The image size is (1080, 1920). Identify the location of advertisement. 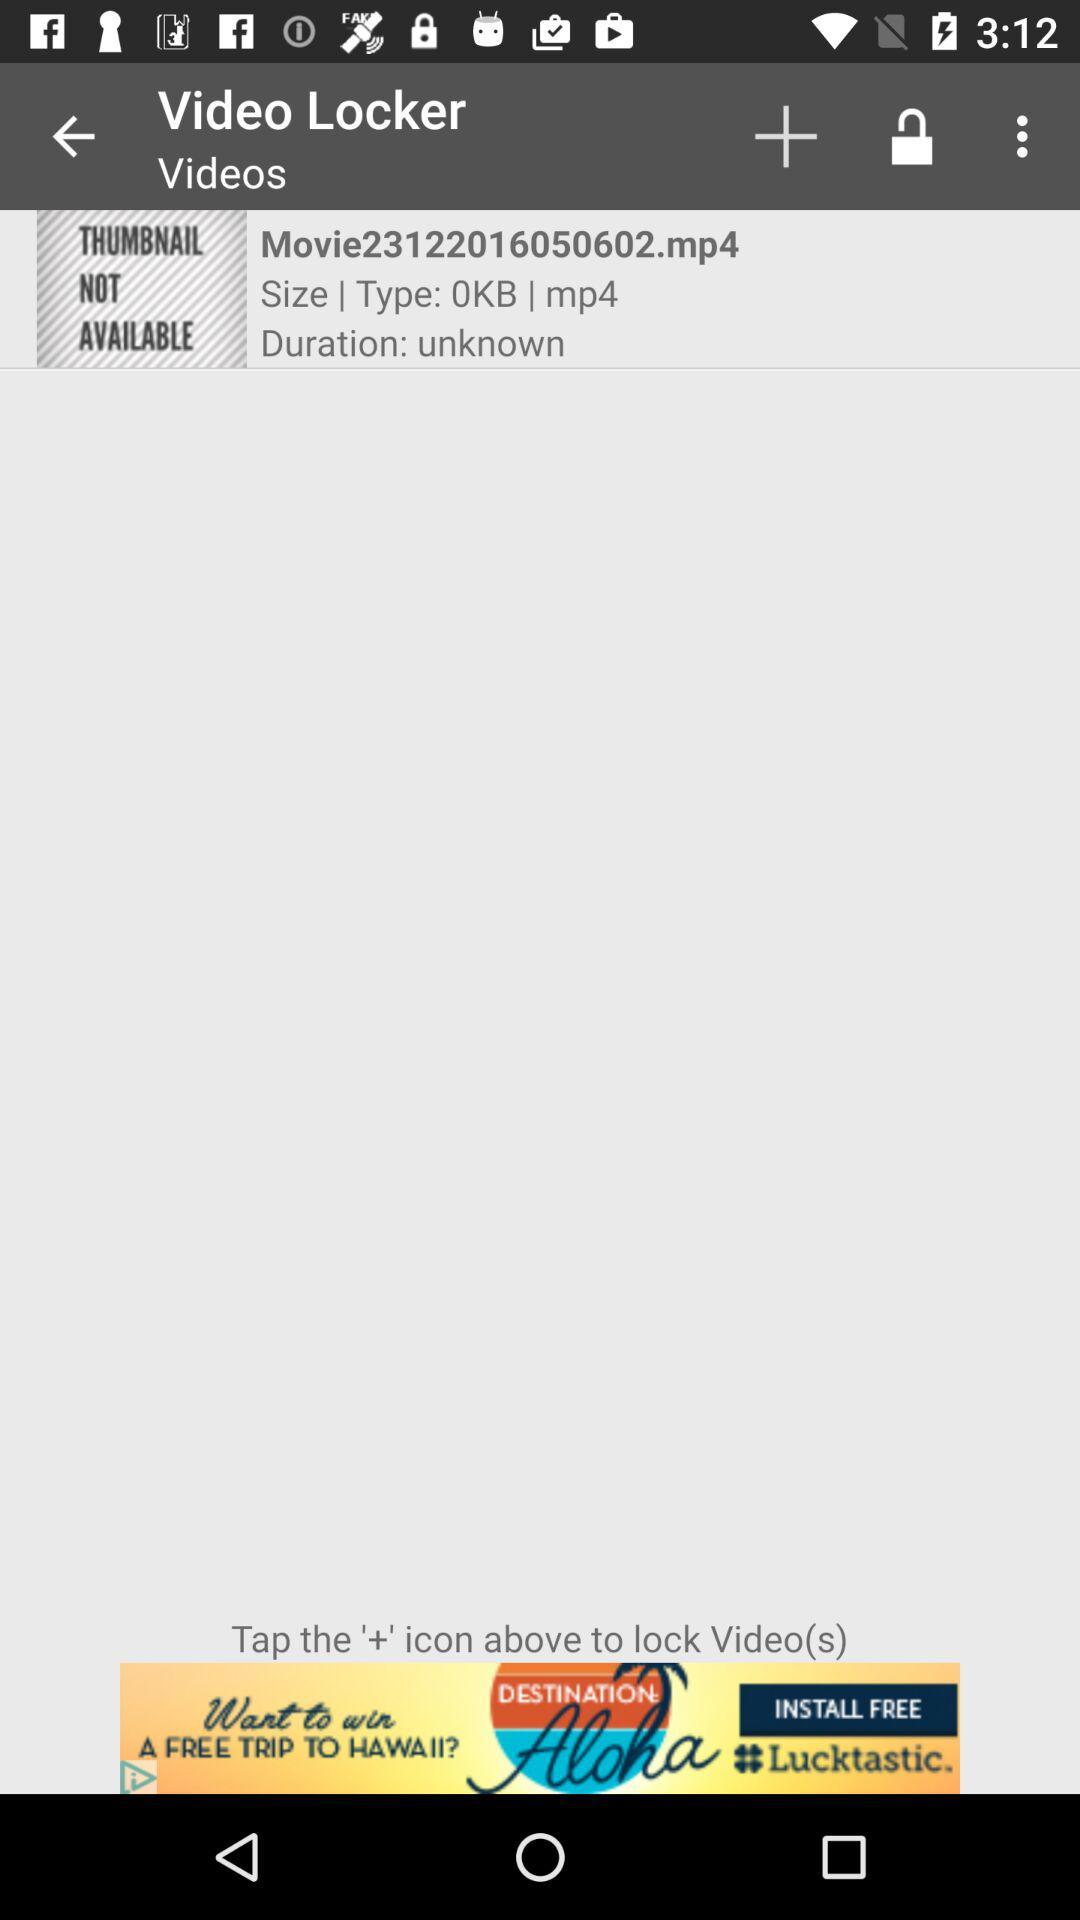
(540, 1727).